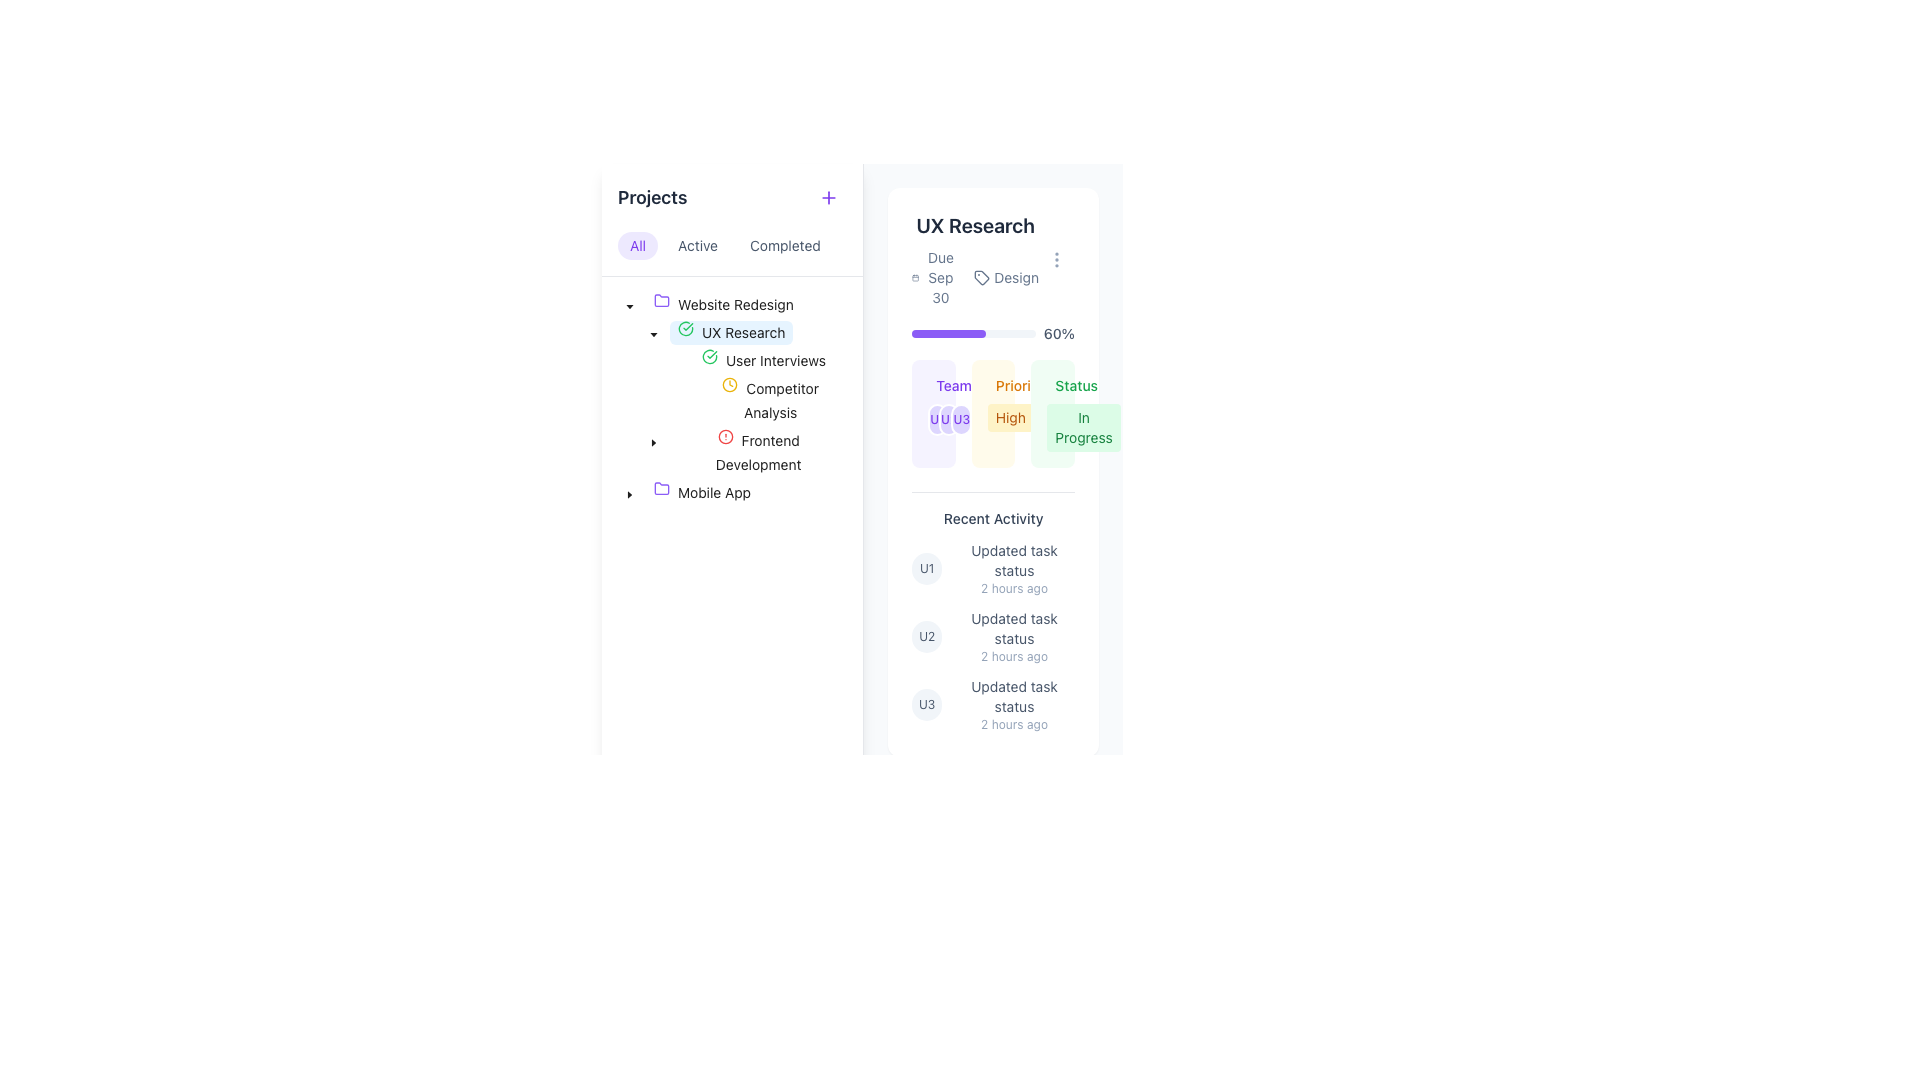 This screenshot has width=1920, height=1080. Describe the element at coordinates (722, 304) in the screenshot. I see `the folder icon of the 'Website Redesign' Tree node` at that location.